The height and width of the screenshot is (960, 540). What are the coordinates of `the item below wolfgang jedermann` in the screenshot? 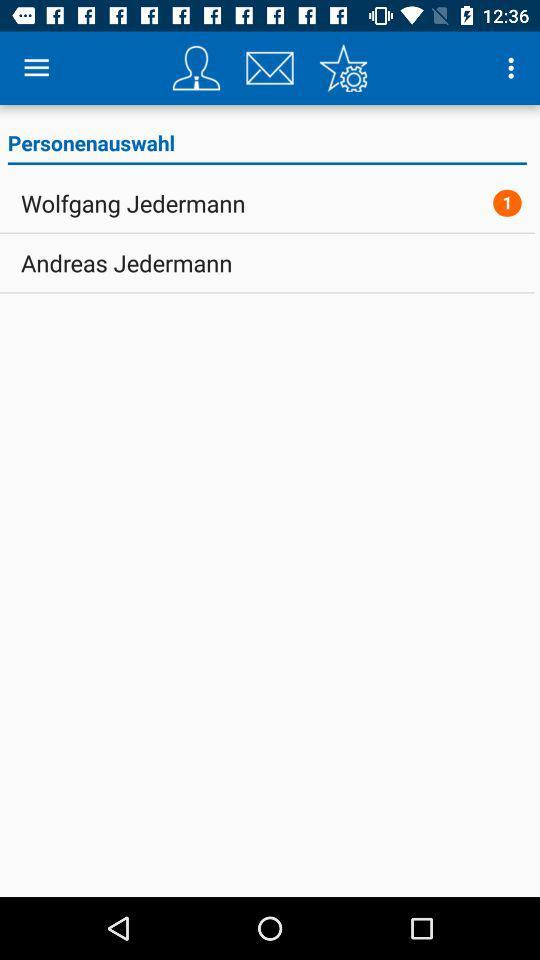 It's located at (126, 262).